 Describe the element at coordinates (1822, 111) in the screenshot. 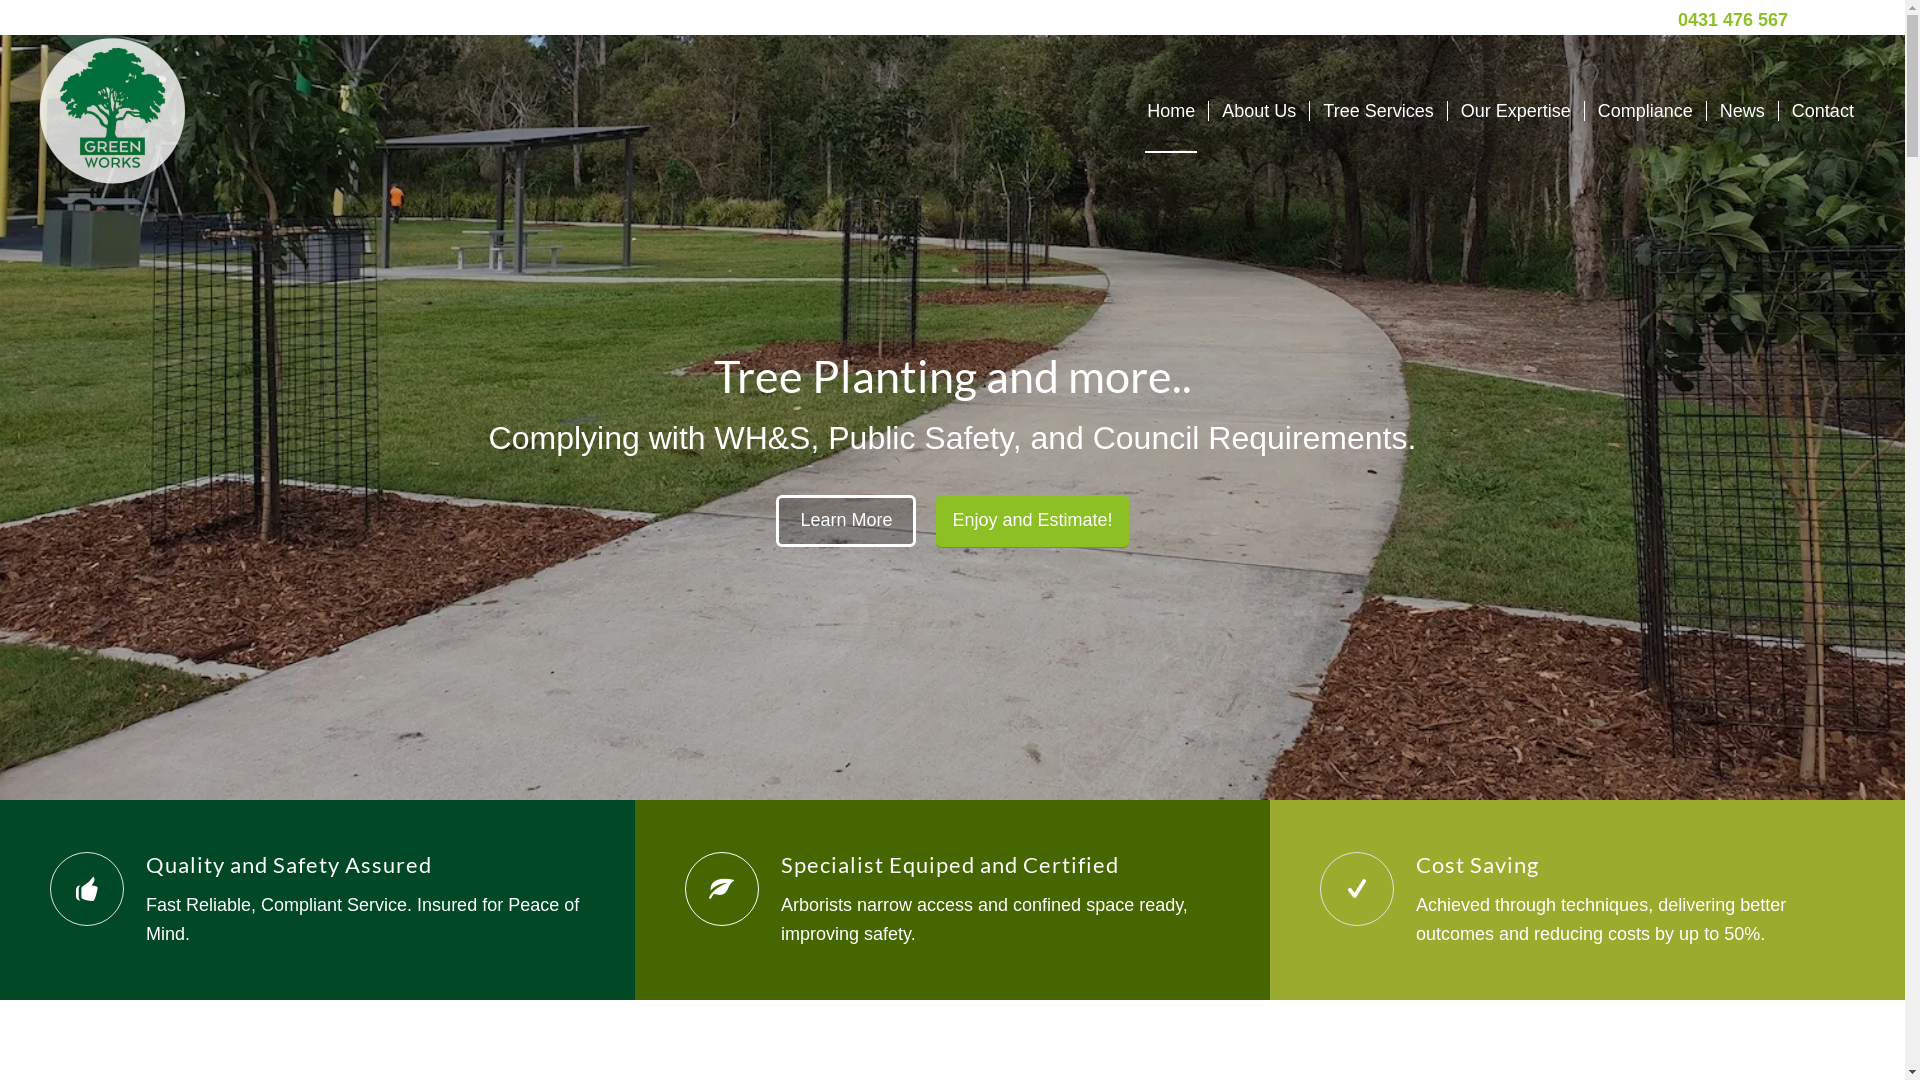

I see `'Contact'` at that location.